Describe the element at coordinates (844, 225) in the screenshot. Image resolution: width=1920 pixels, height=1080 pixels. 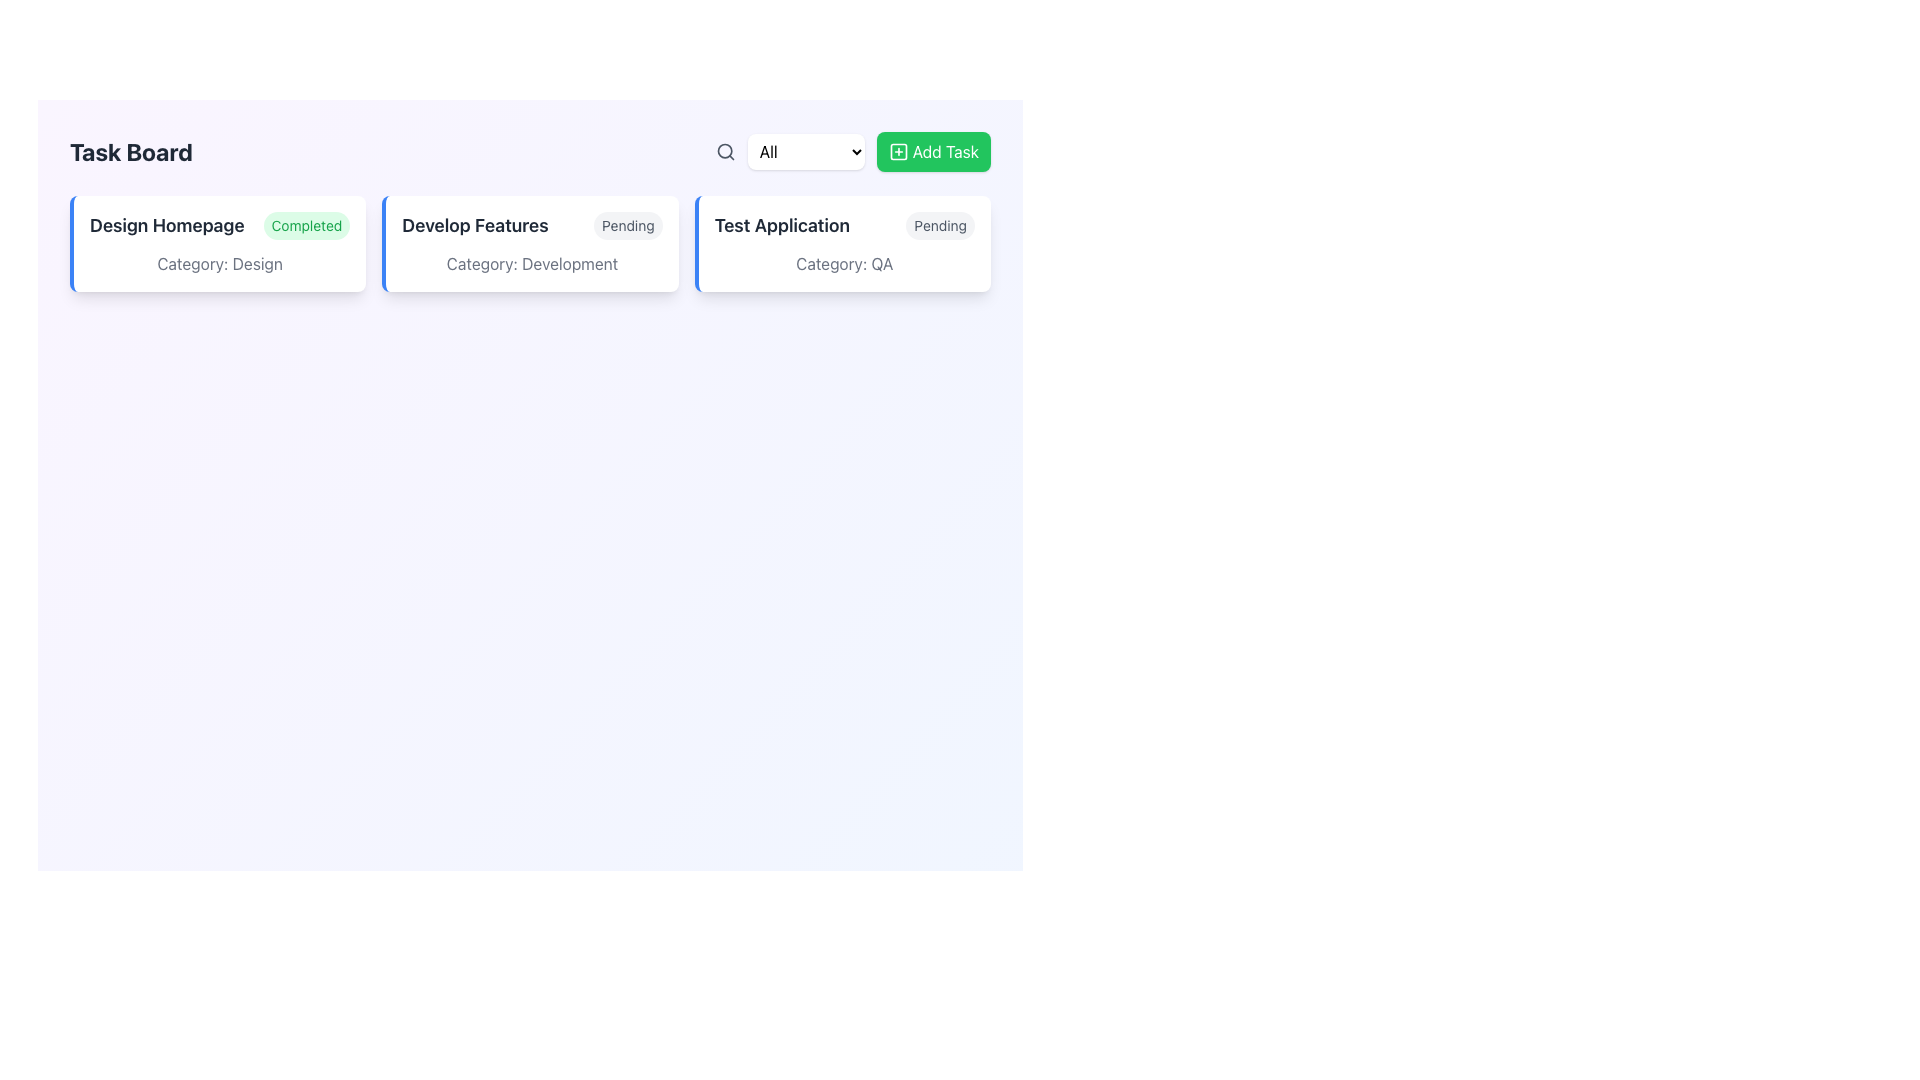
I see `the Text and status indicator header that summarizes the task titled 'Test Application' with a current status of 'pending' to select it` at that location.